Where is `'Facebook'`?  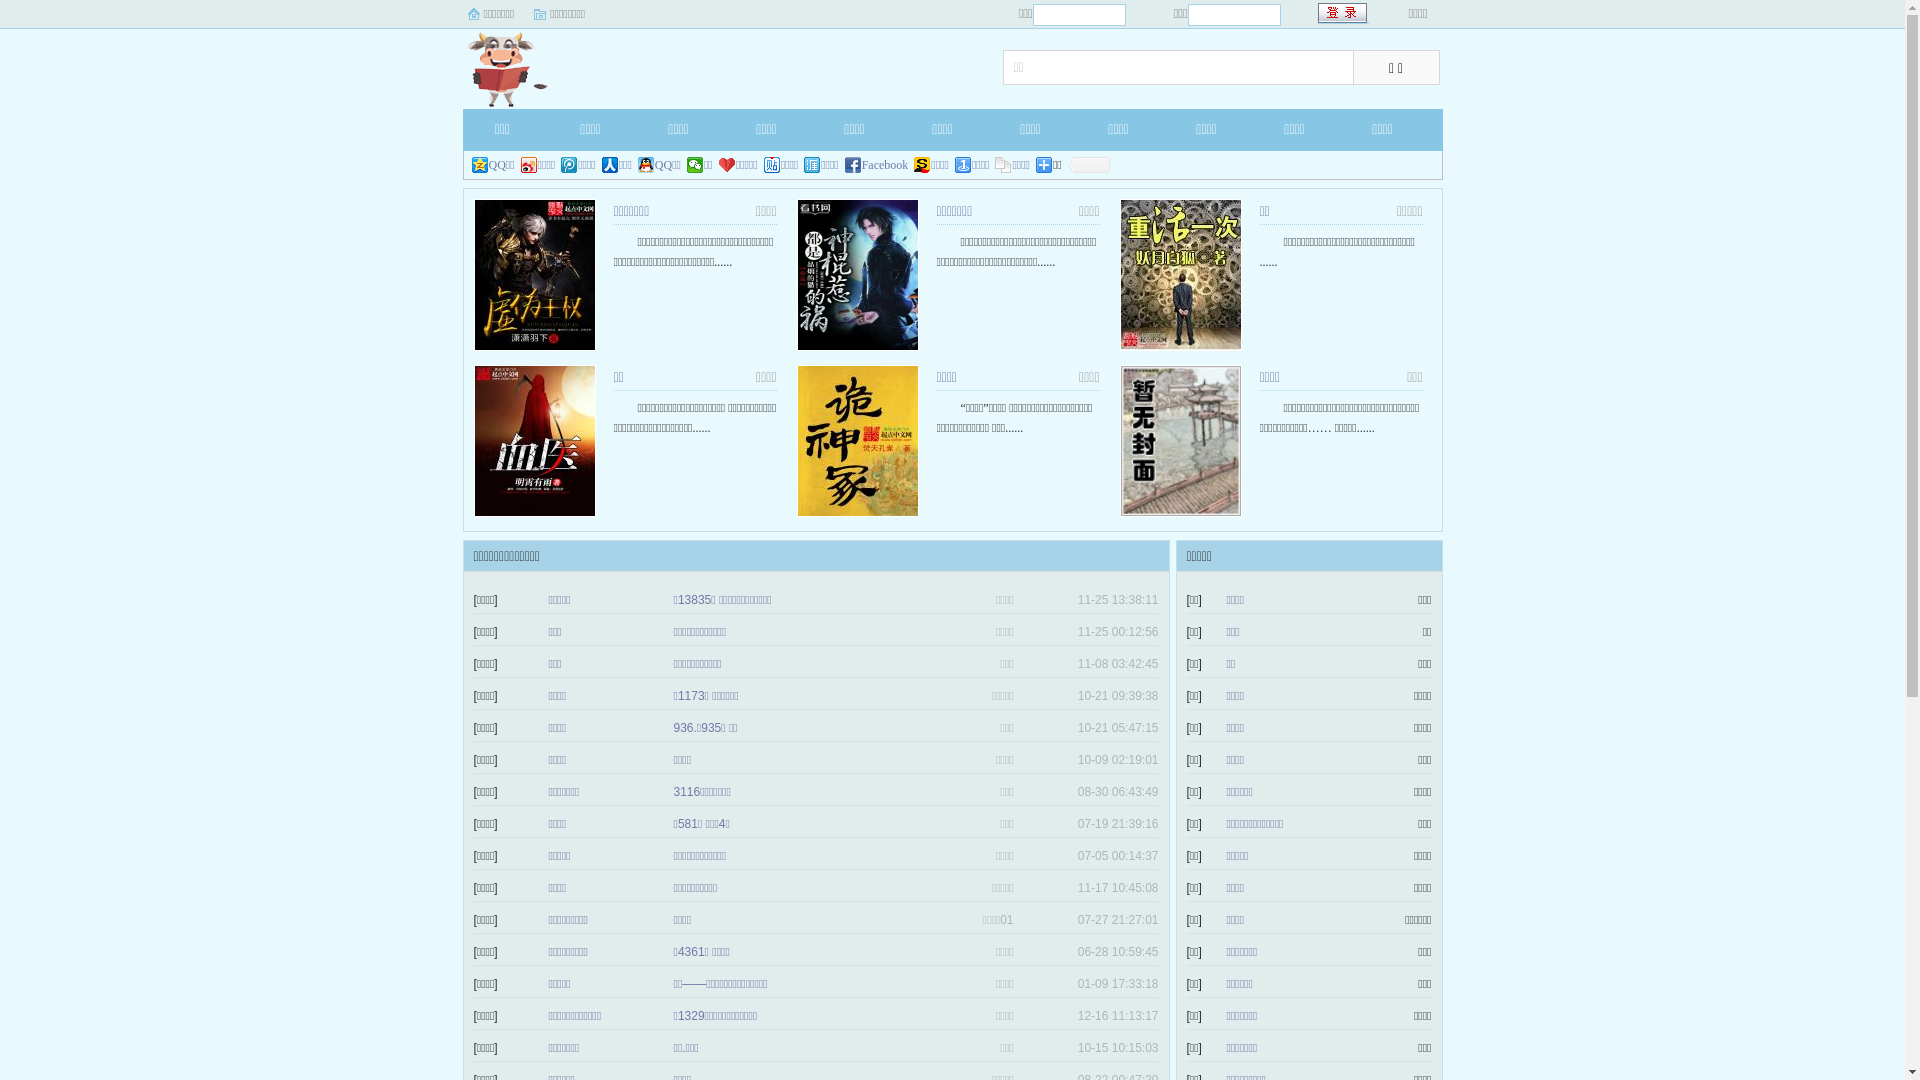
'Facebook' is located at coordinates (877, 164).